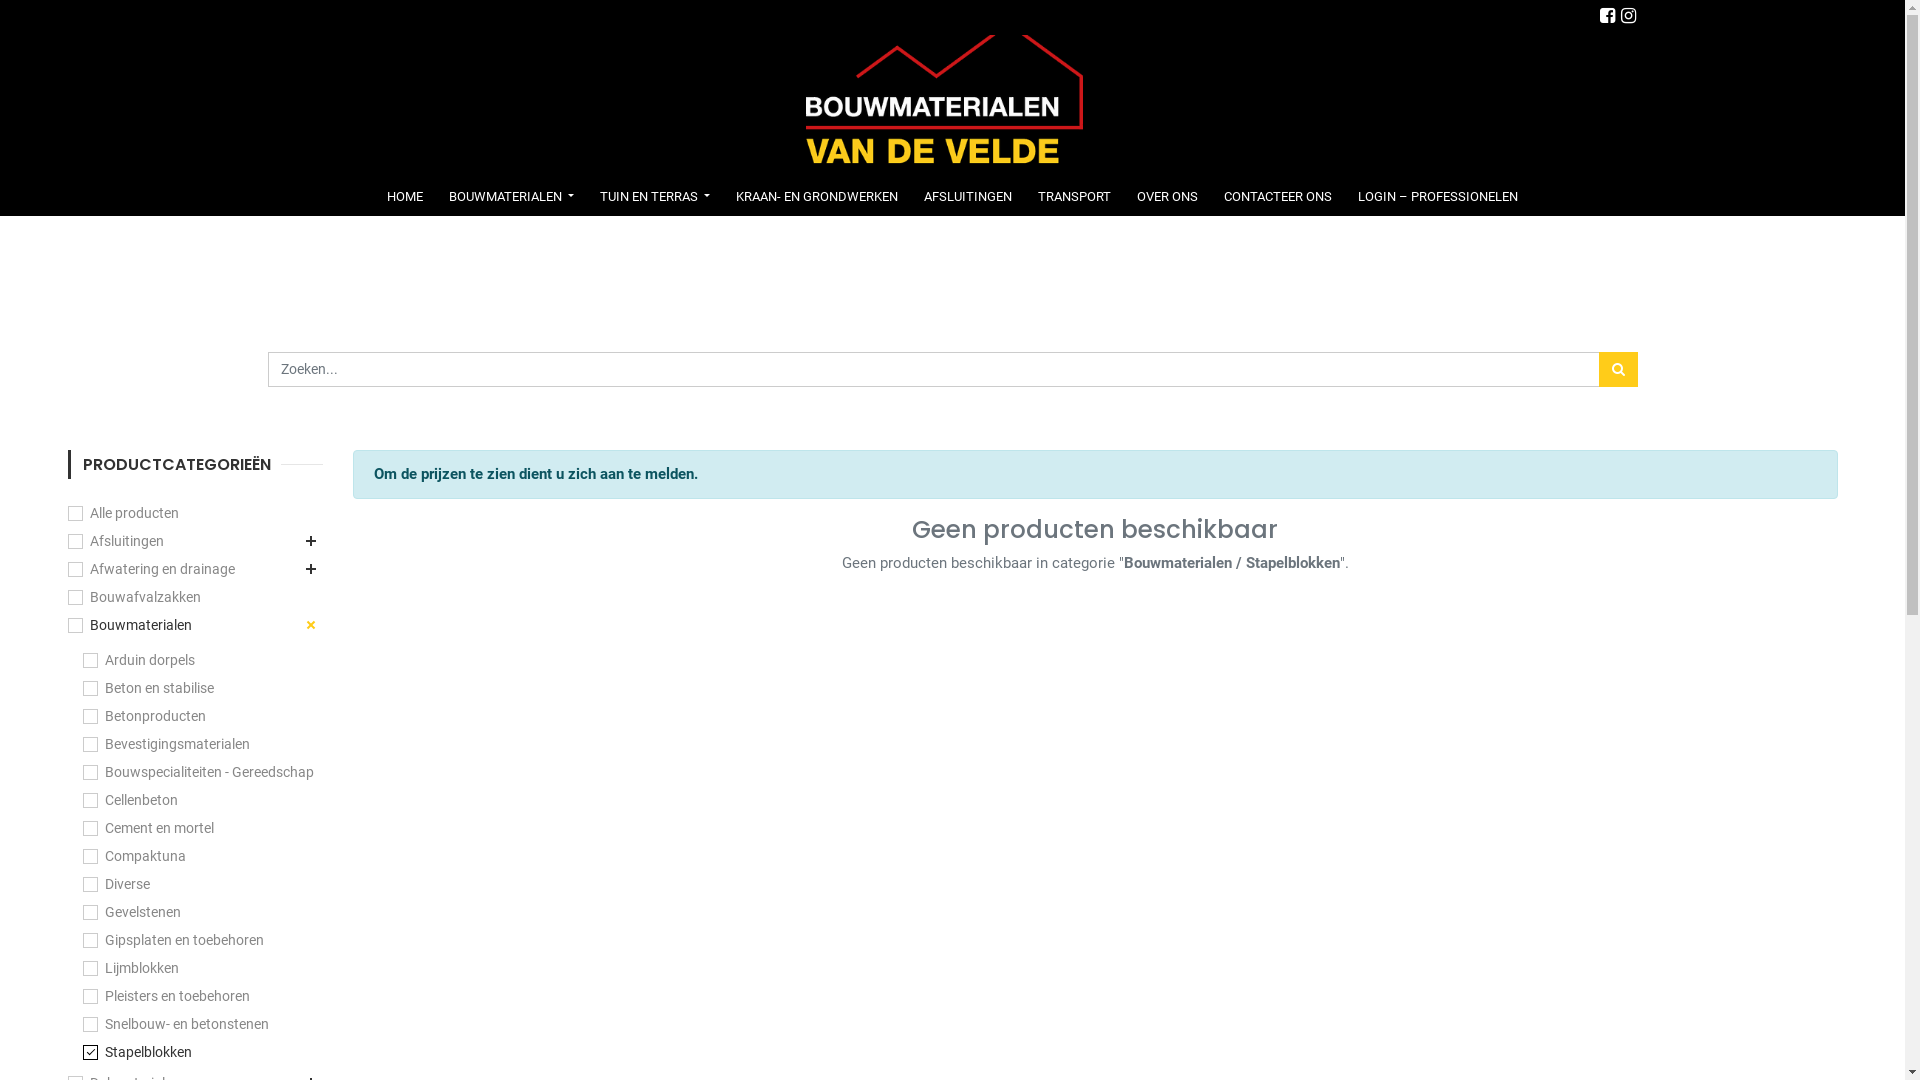 This screenshot has width=1920, height=1080. What do you see at coordinates (1214, 196) in the screenshot?
I see `'CONTACTEER ONS'` at bounding box center [1214, 196].